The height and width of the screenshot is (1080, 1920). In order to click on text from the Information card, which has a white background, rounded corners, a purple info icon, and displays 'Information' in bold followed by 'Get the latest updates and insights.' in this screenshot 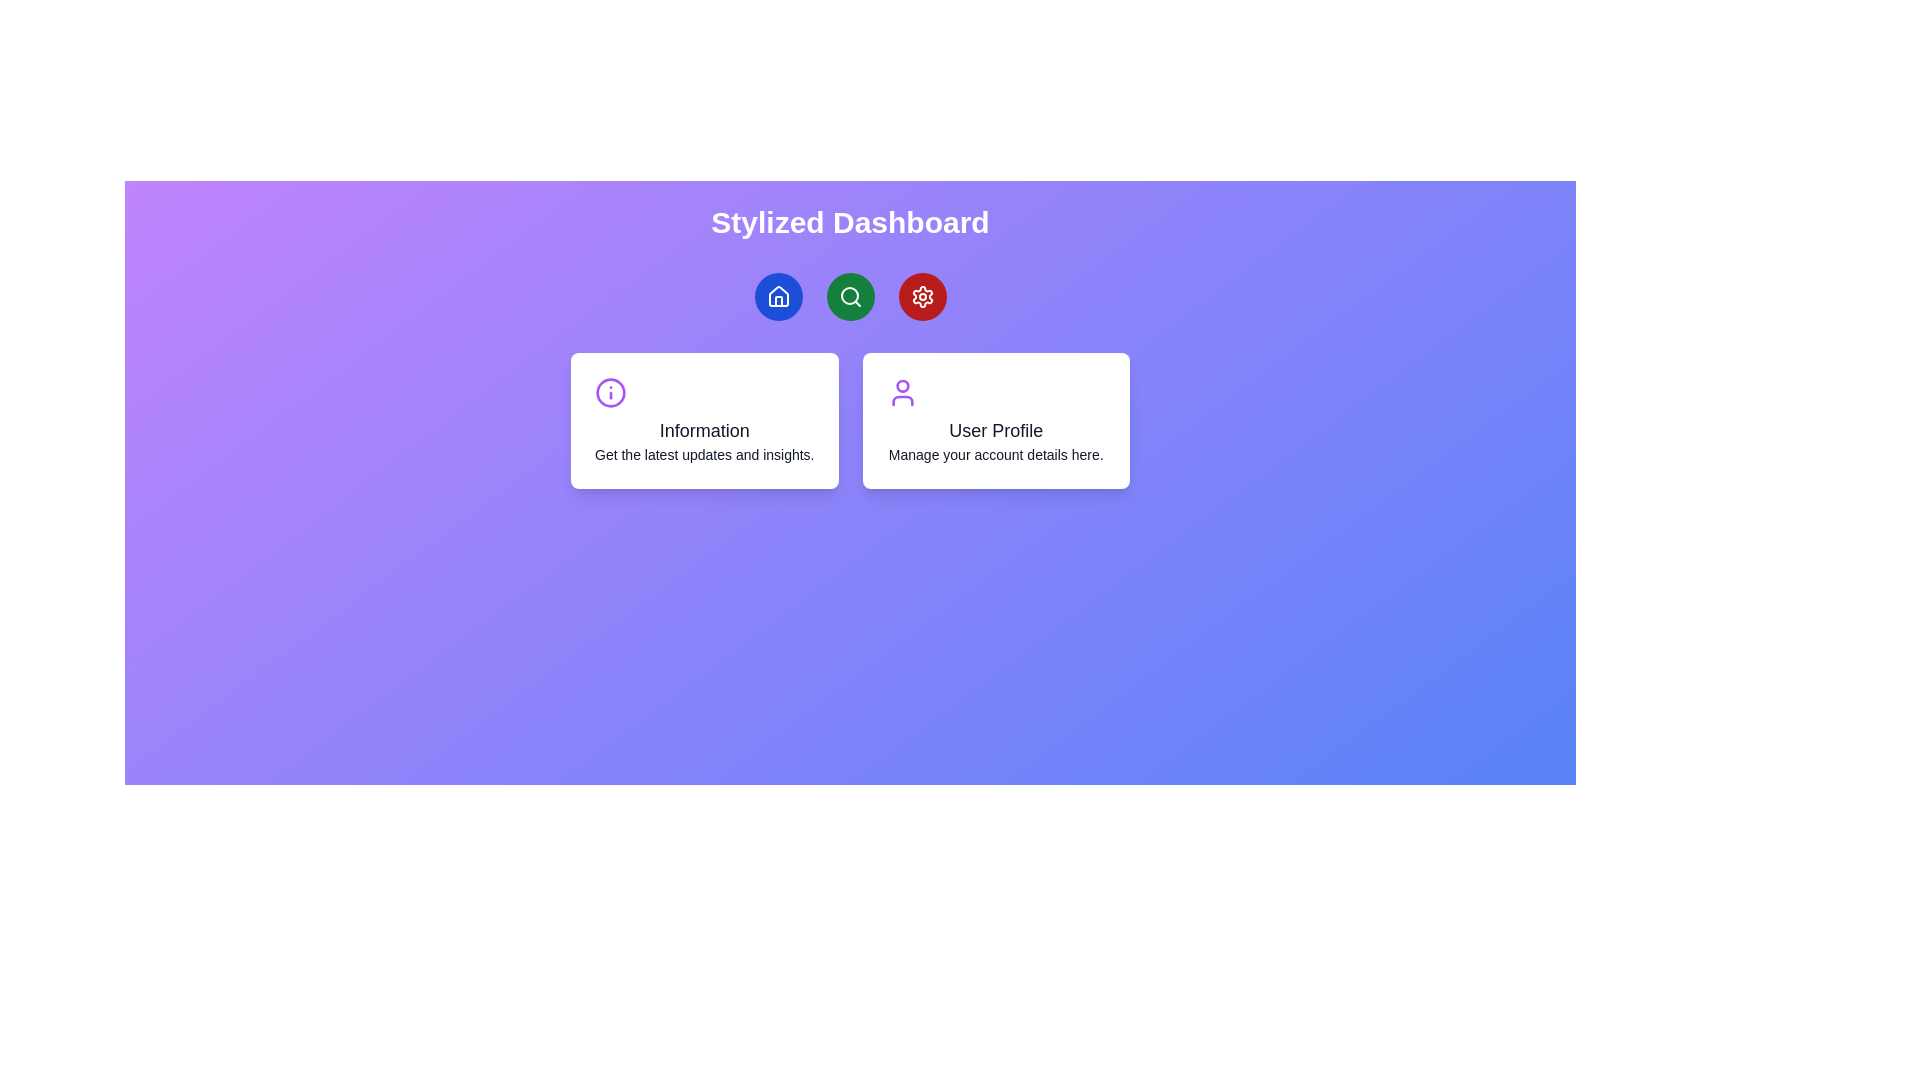, I will do `click(704, 419)`.